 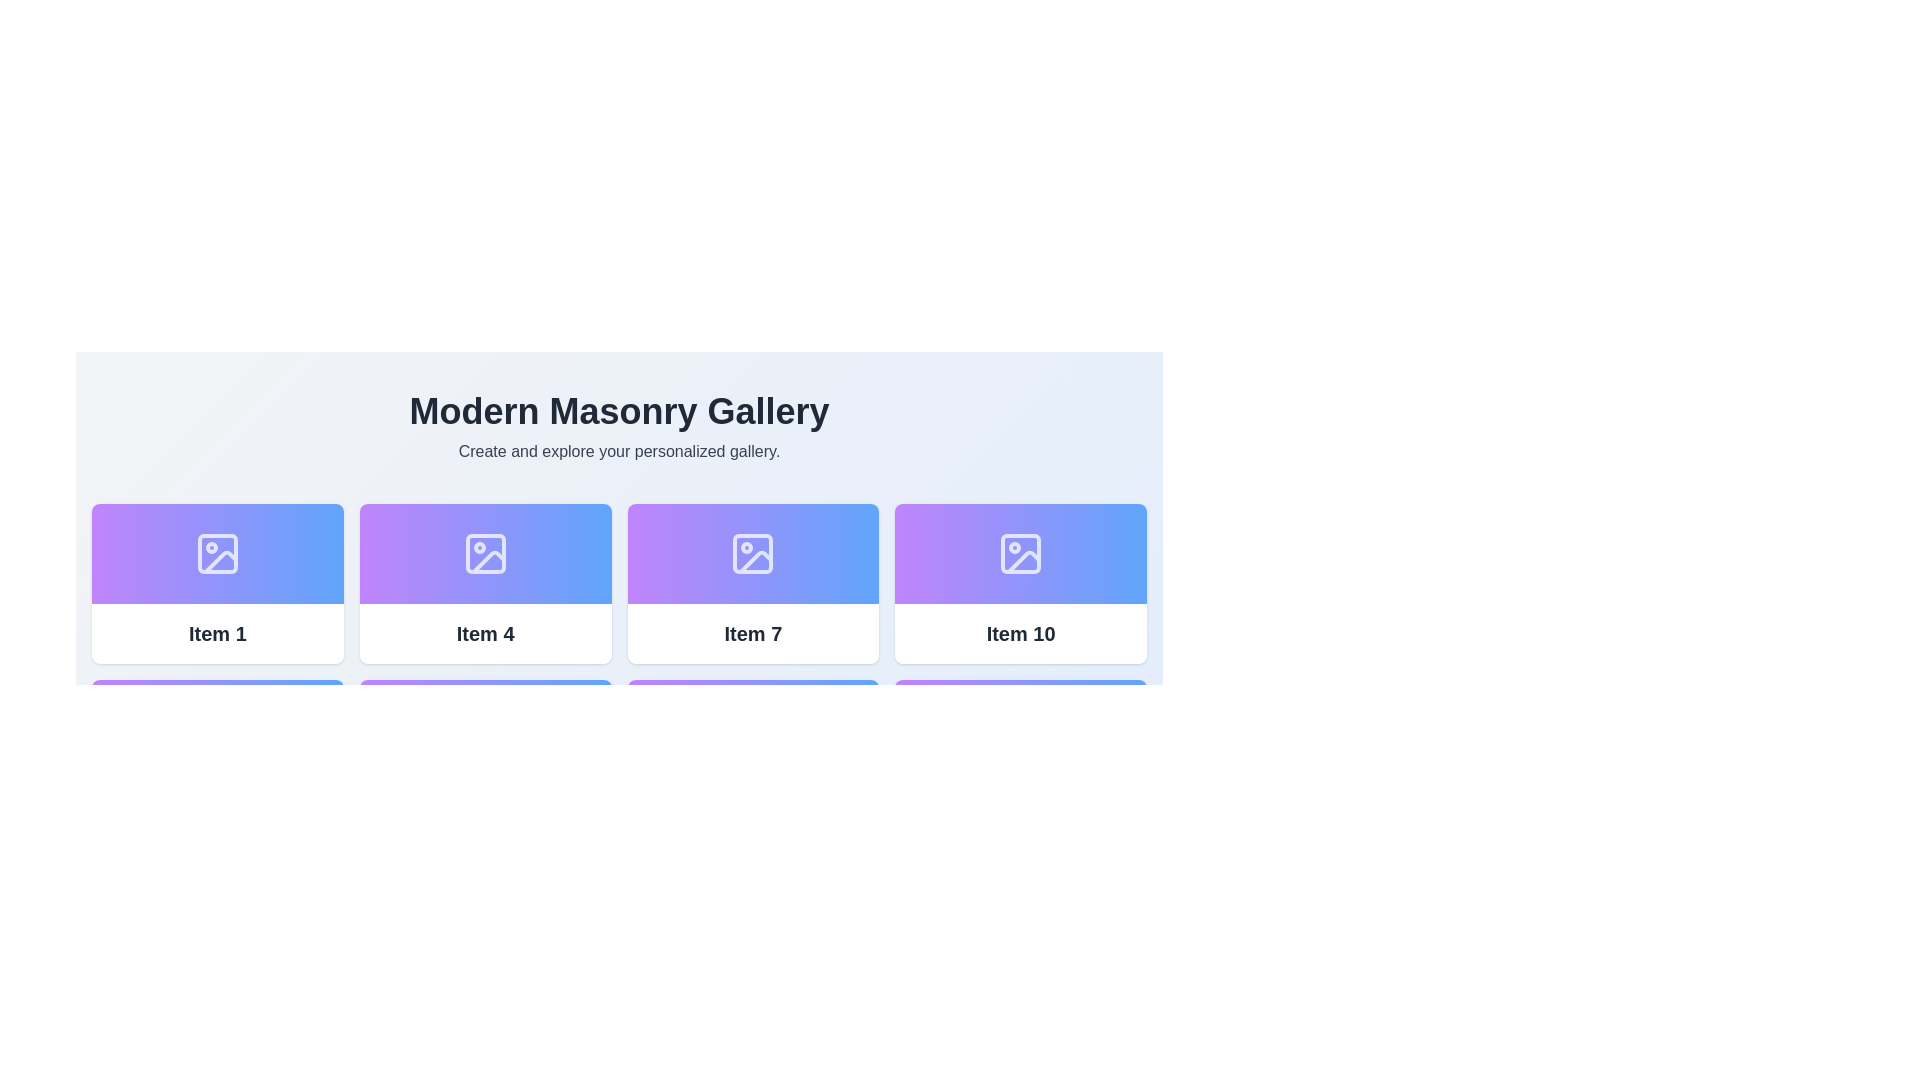 I want to click on the diagonal line icon within the first card labeled 'Item 1' in the four-card grid layout, so click(x=220, y=562).